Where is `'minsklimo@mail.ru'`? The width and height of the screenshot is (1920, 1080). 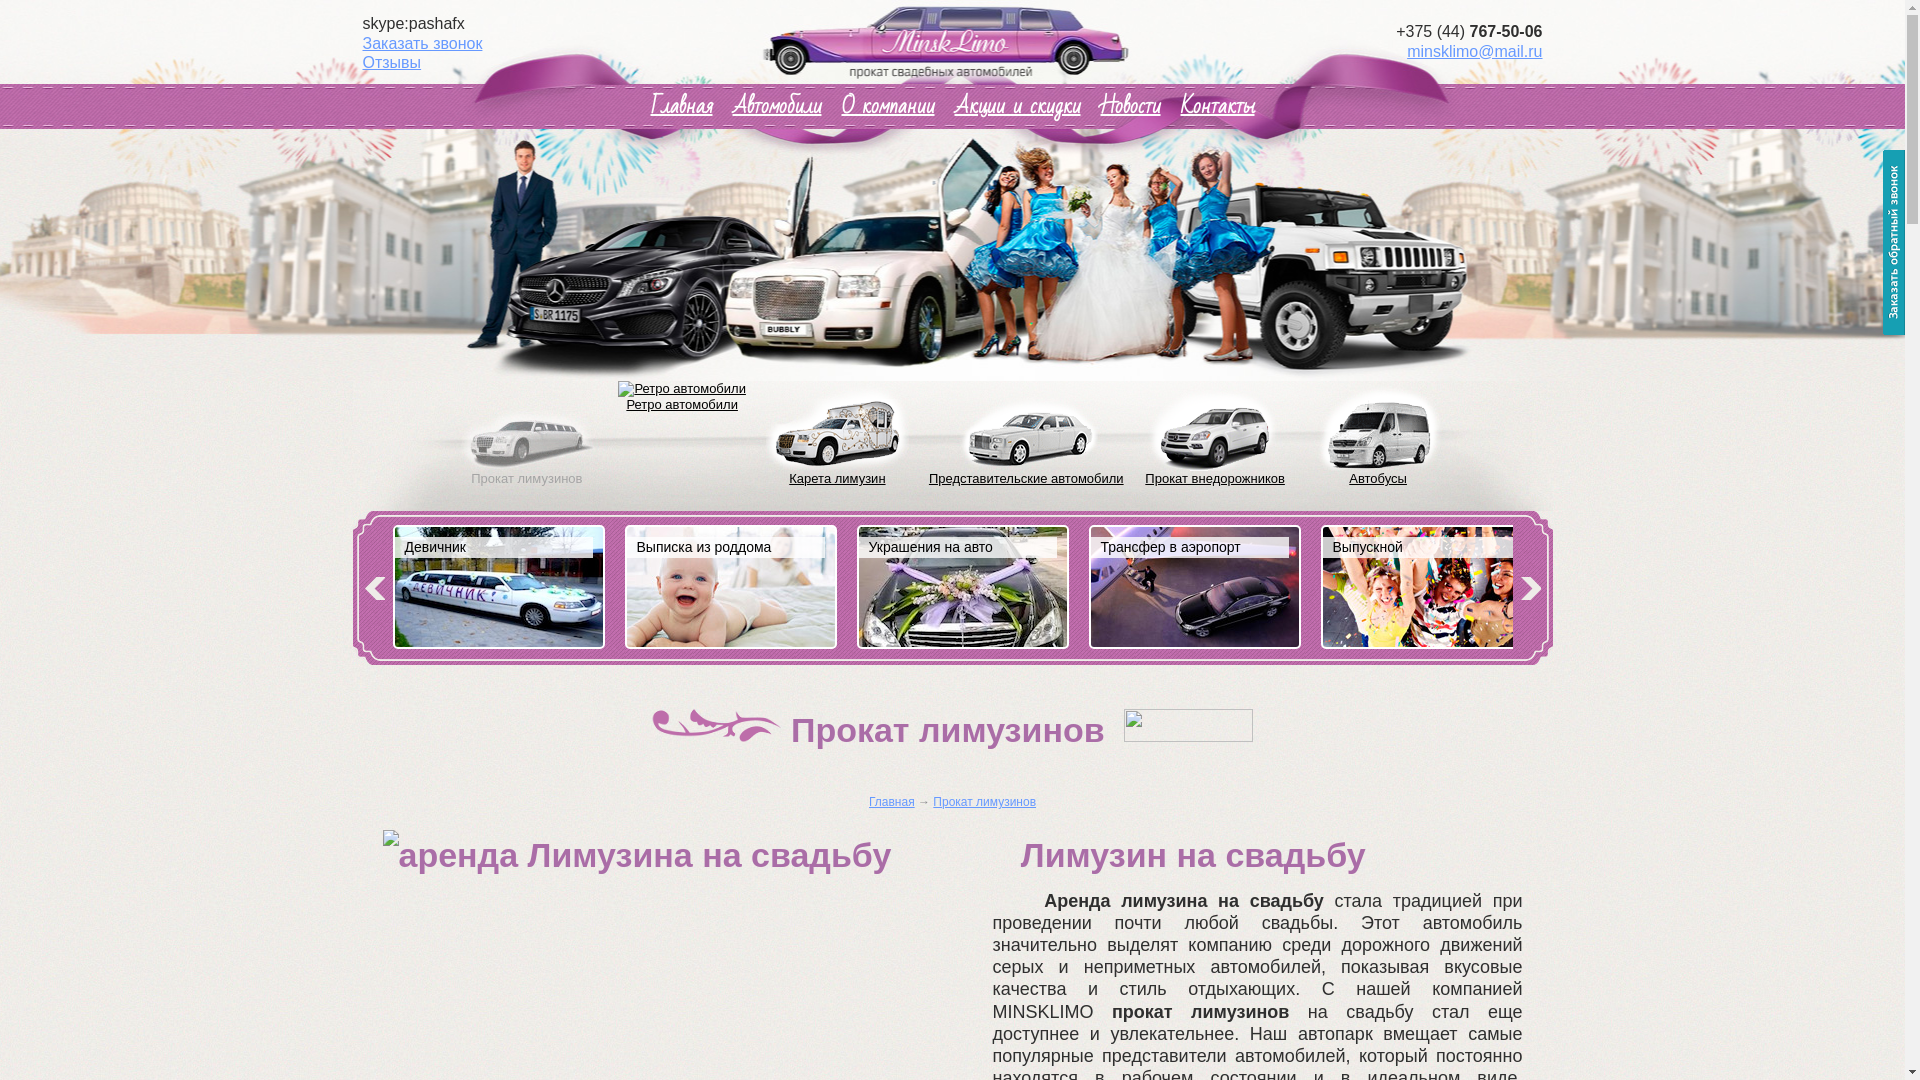
'minsklimo@mail.ru' is located at coordinates (1474, 50).